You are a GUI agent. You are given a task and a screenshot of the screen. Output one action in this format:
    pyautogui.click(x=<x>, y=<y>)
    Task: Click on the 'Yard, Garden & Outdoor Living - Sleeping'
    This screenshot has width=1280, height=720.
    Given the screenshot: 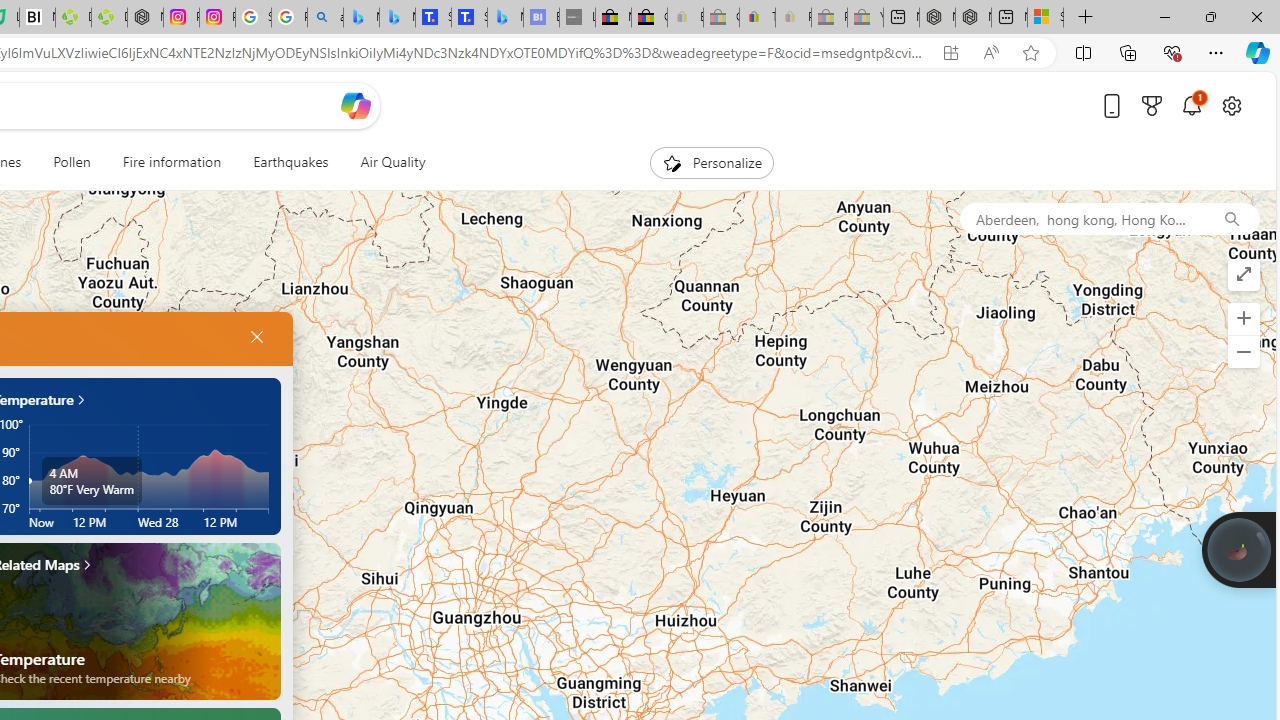 What is the action you would take?
    pyautogui.click(x=865, y=17)
    